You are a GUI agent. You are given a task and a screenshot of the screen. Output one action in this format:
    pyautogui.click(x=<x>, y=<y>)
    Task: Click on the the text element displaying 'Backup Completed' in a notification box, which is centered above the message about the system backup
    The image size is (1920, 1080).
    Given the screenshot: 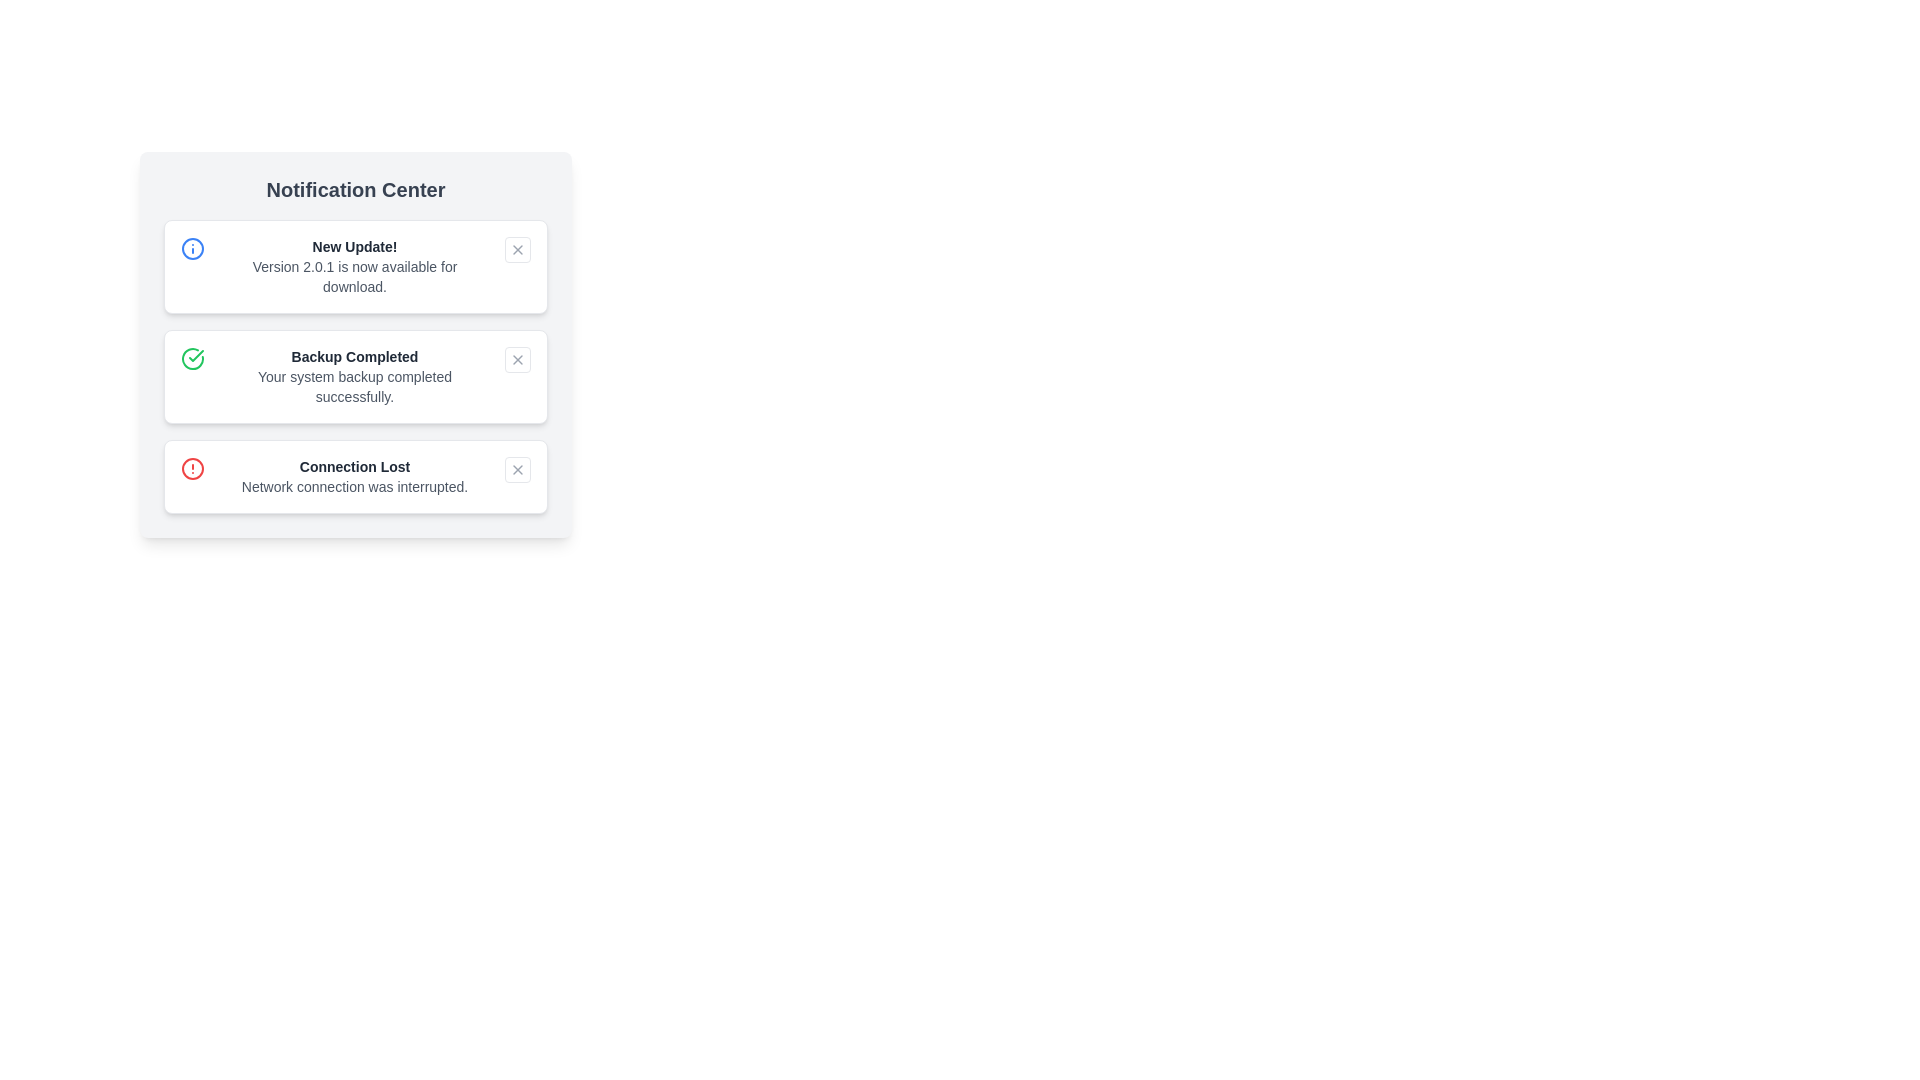 What is the action you would take?
    pyautogui.click(x=355, y=356)
    